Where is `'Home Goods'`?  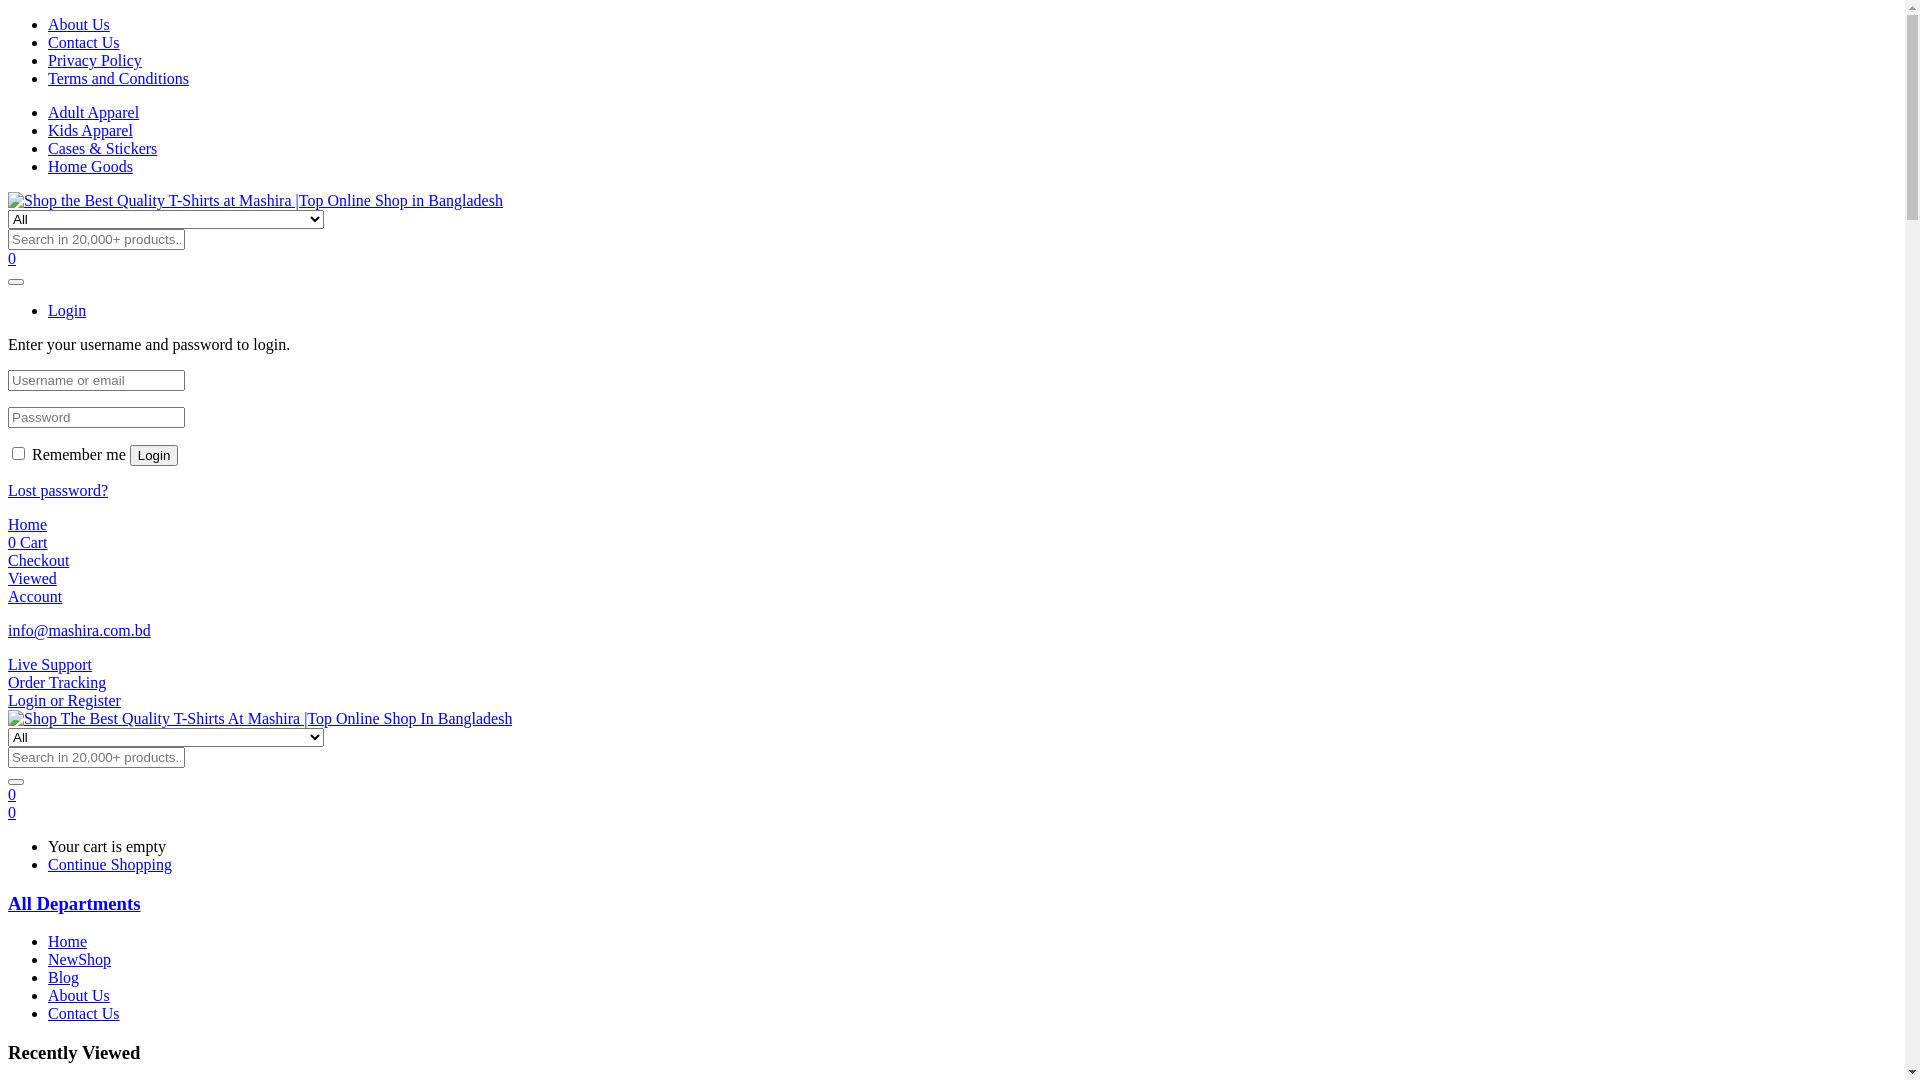
'Home Goods' is located at coordinates (89, 165).